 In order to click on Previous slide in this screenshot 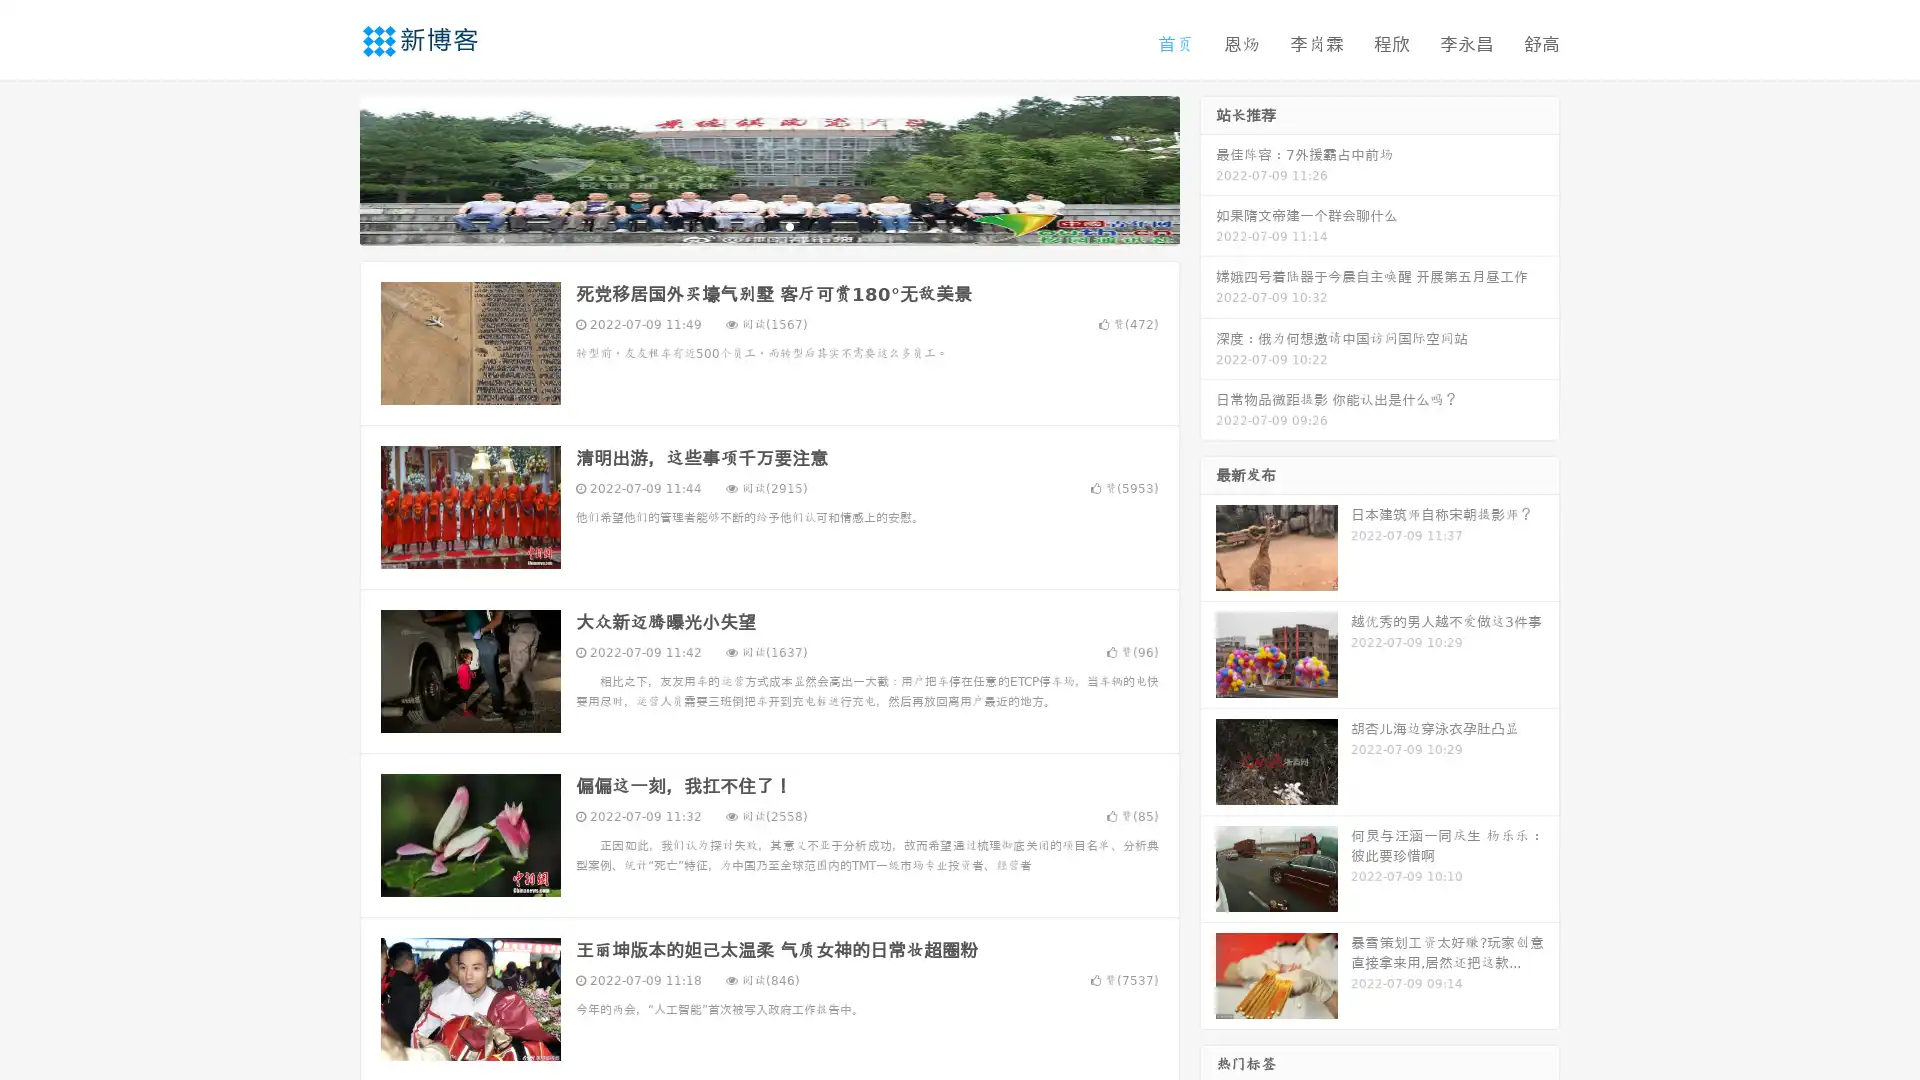, I will do `click(330, 168)`.